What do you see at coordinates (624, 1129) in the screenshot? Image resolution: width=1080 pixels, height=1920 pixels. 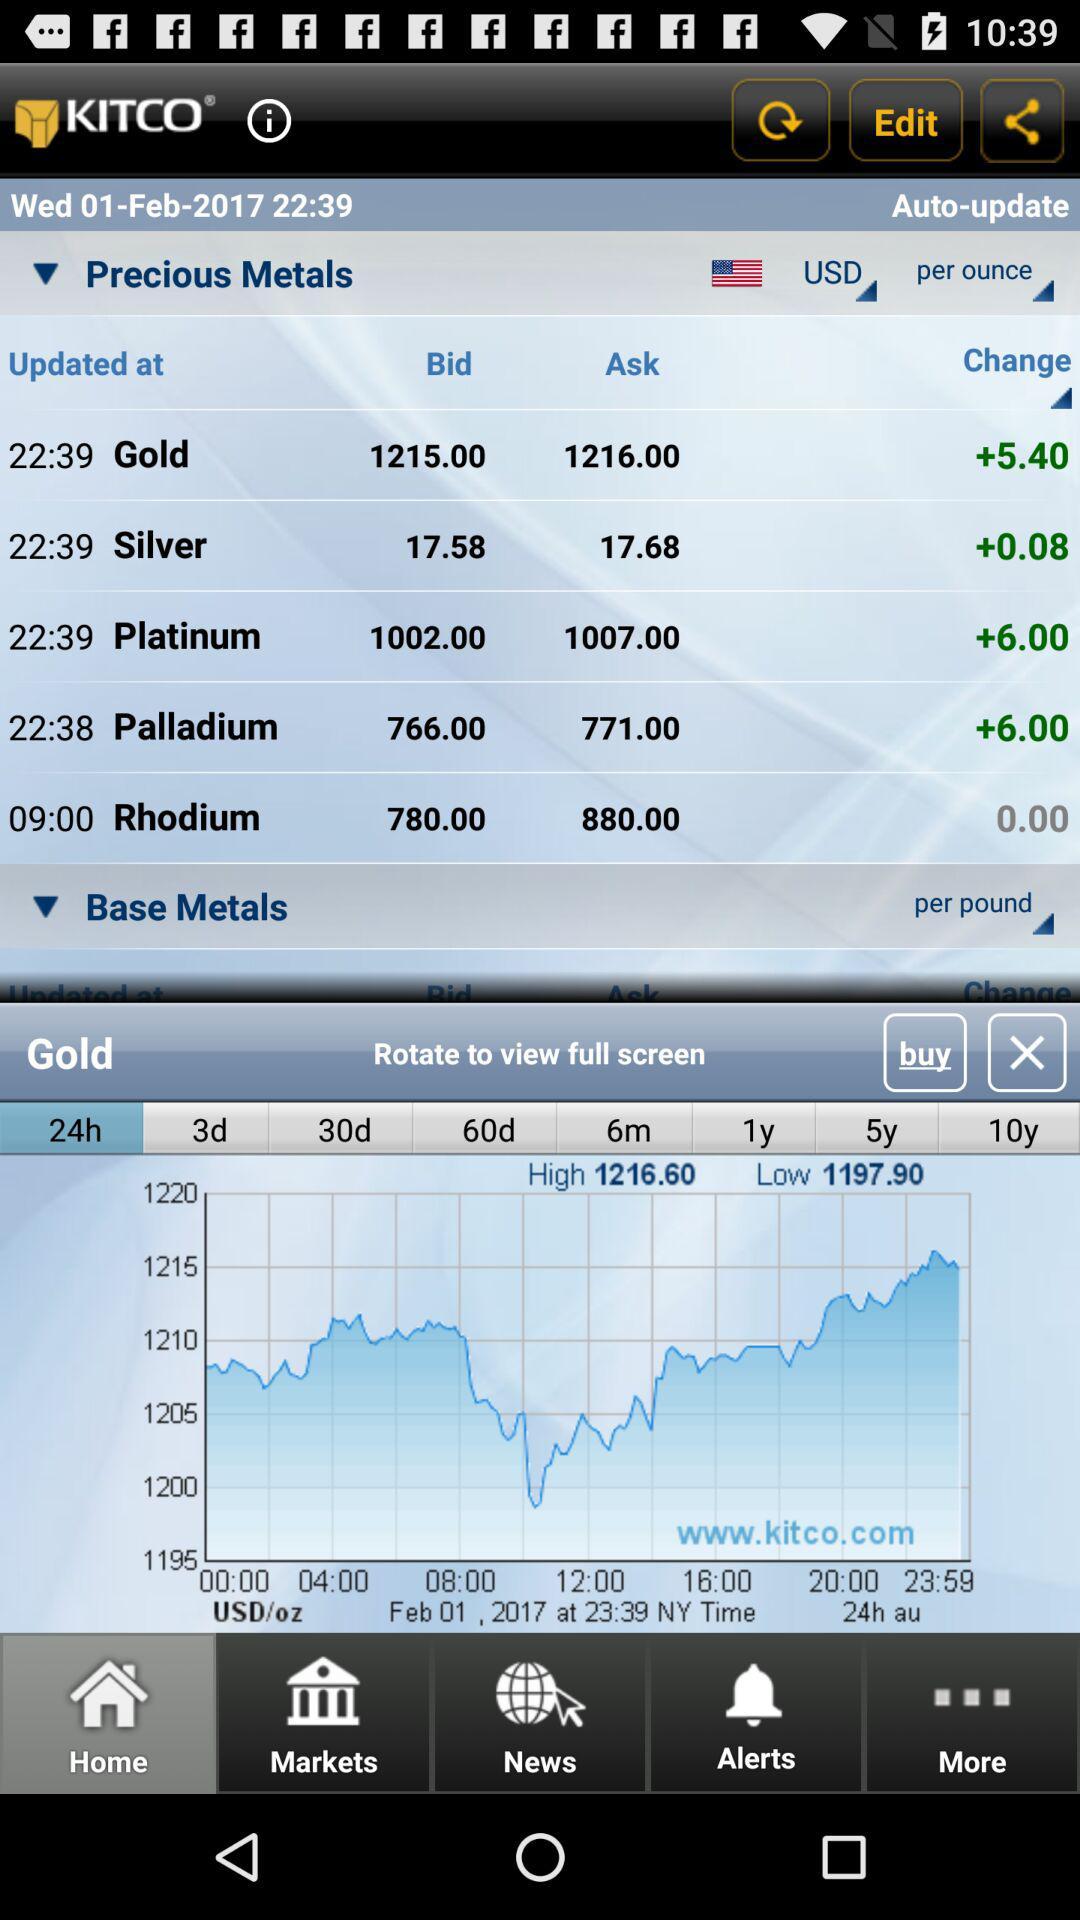 I see `6m item` at bounding box center [624, 1129].